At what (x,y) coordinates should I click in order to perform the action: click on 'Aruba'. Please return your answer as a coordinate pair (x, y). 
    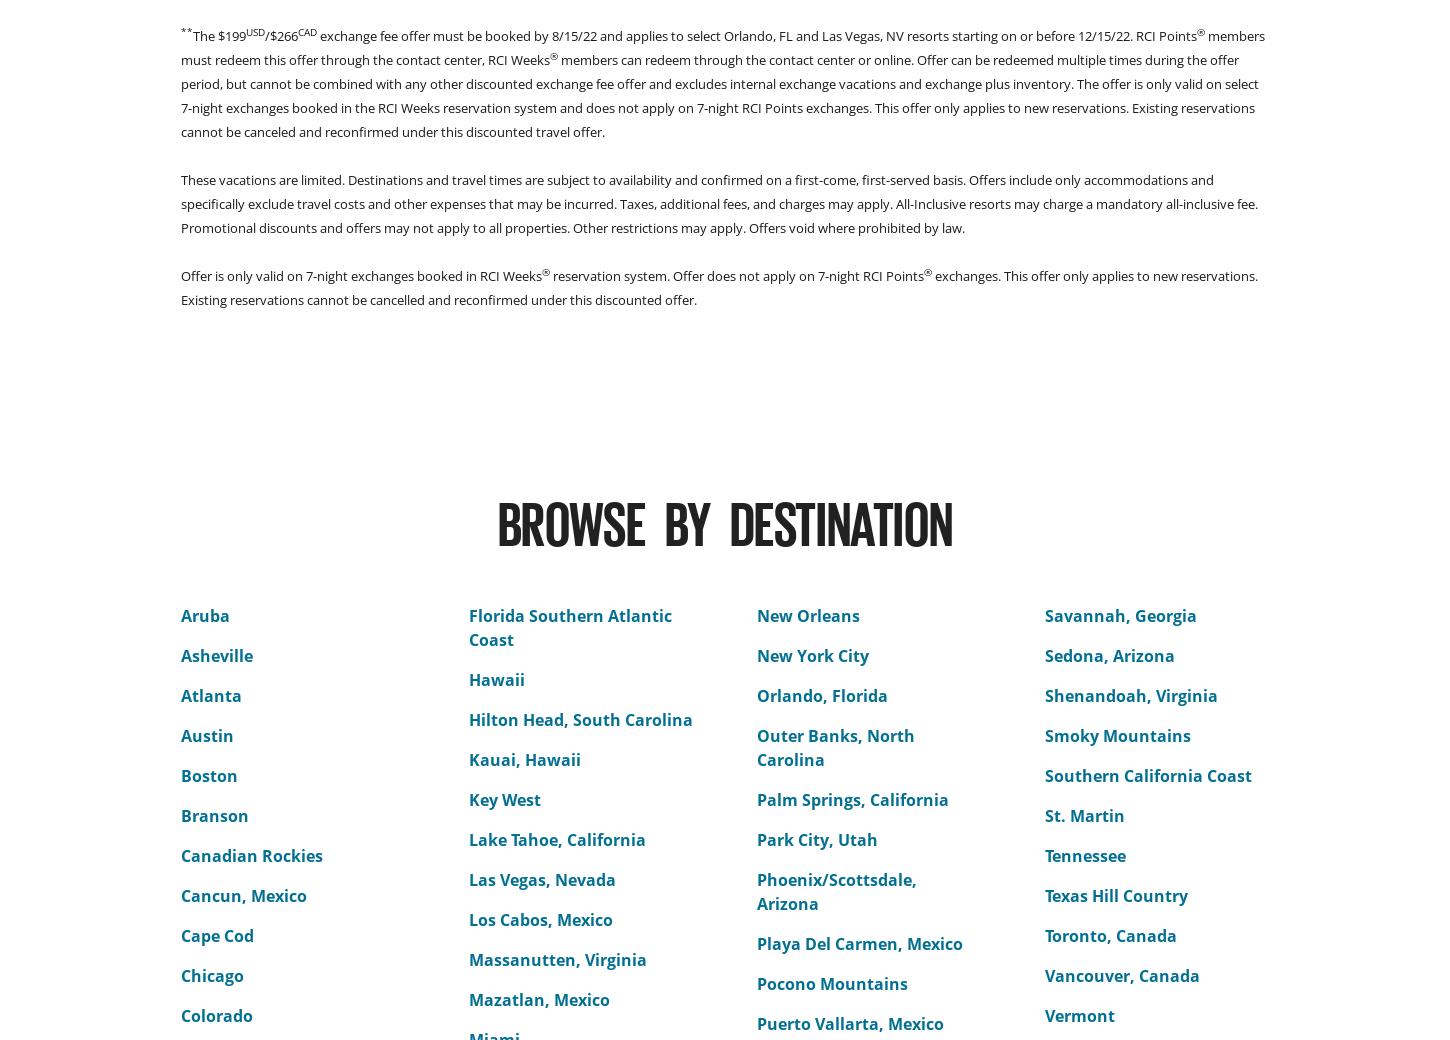
    Looking at the image, I should click on (204, 614).